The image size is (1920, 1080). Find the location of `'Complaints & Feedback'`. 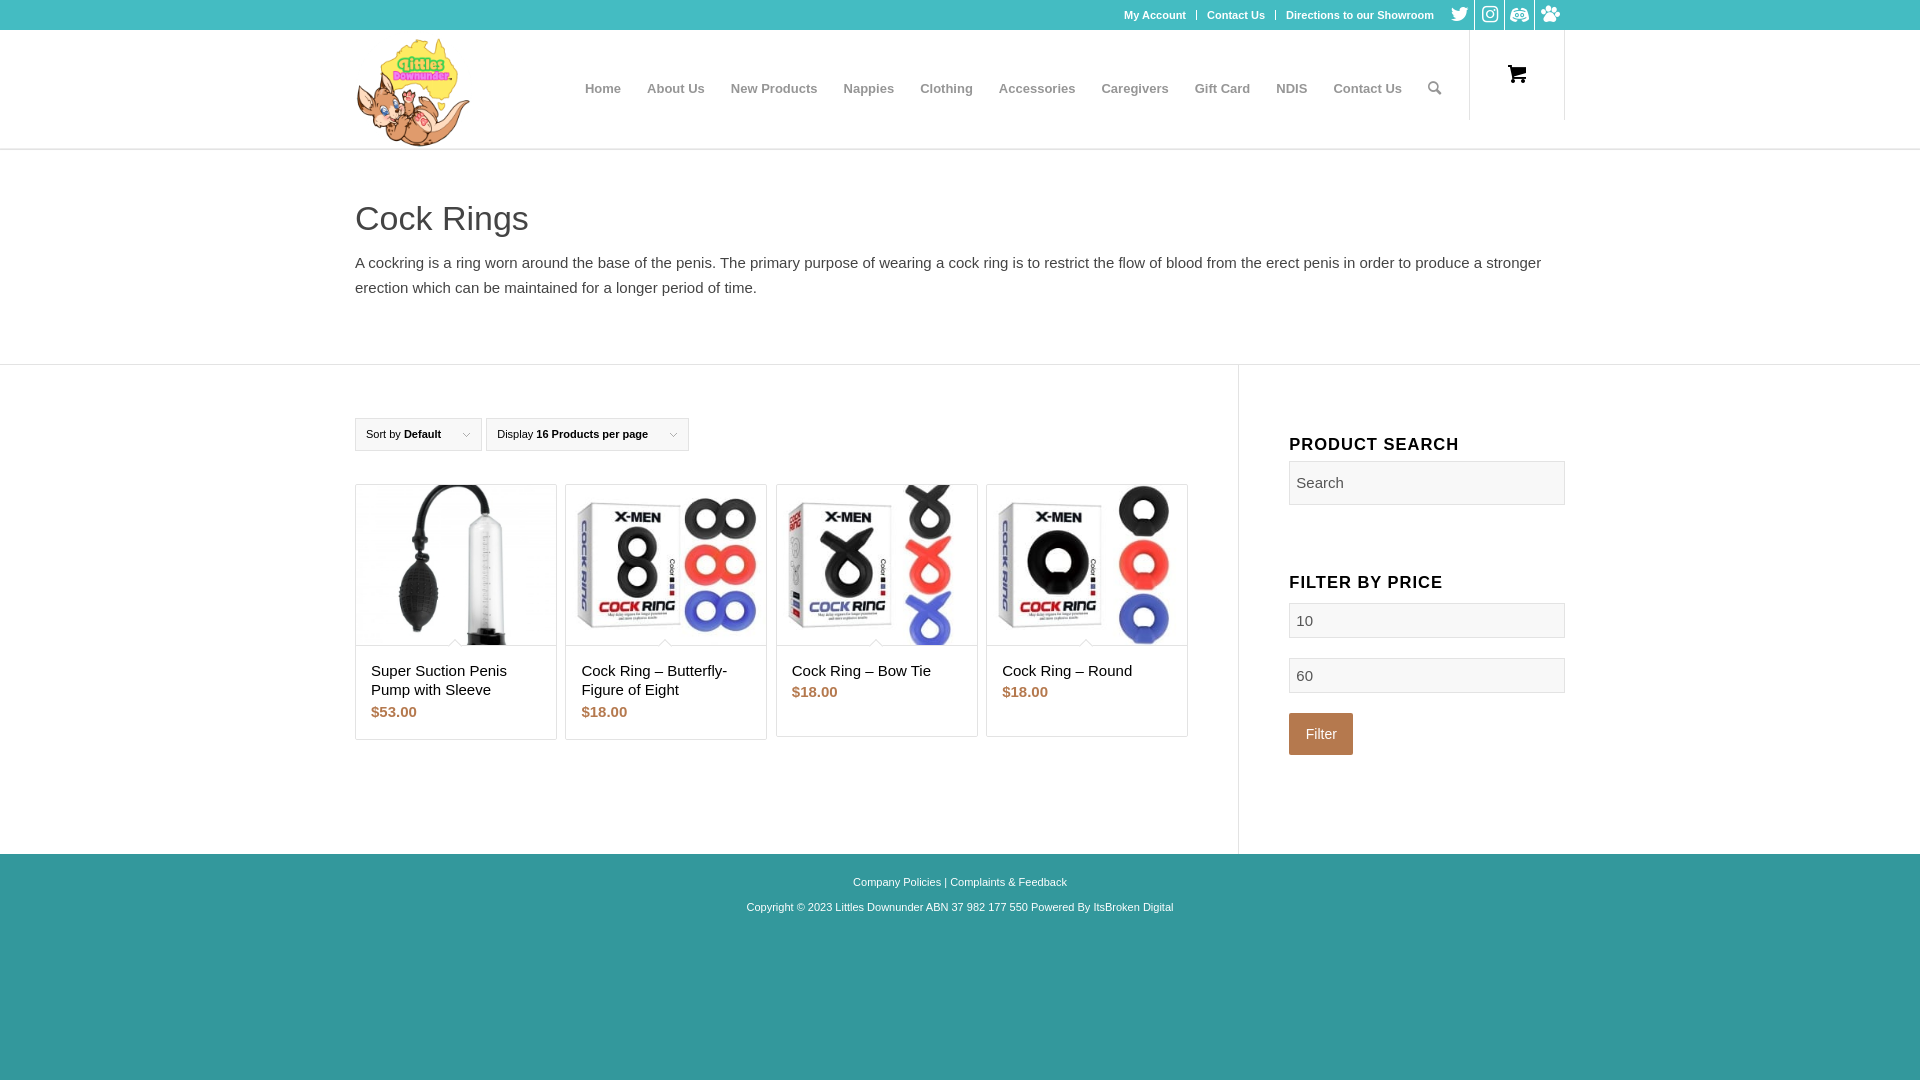

'Complaints & Feedback' is located at coordinates (1008, 881).